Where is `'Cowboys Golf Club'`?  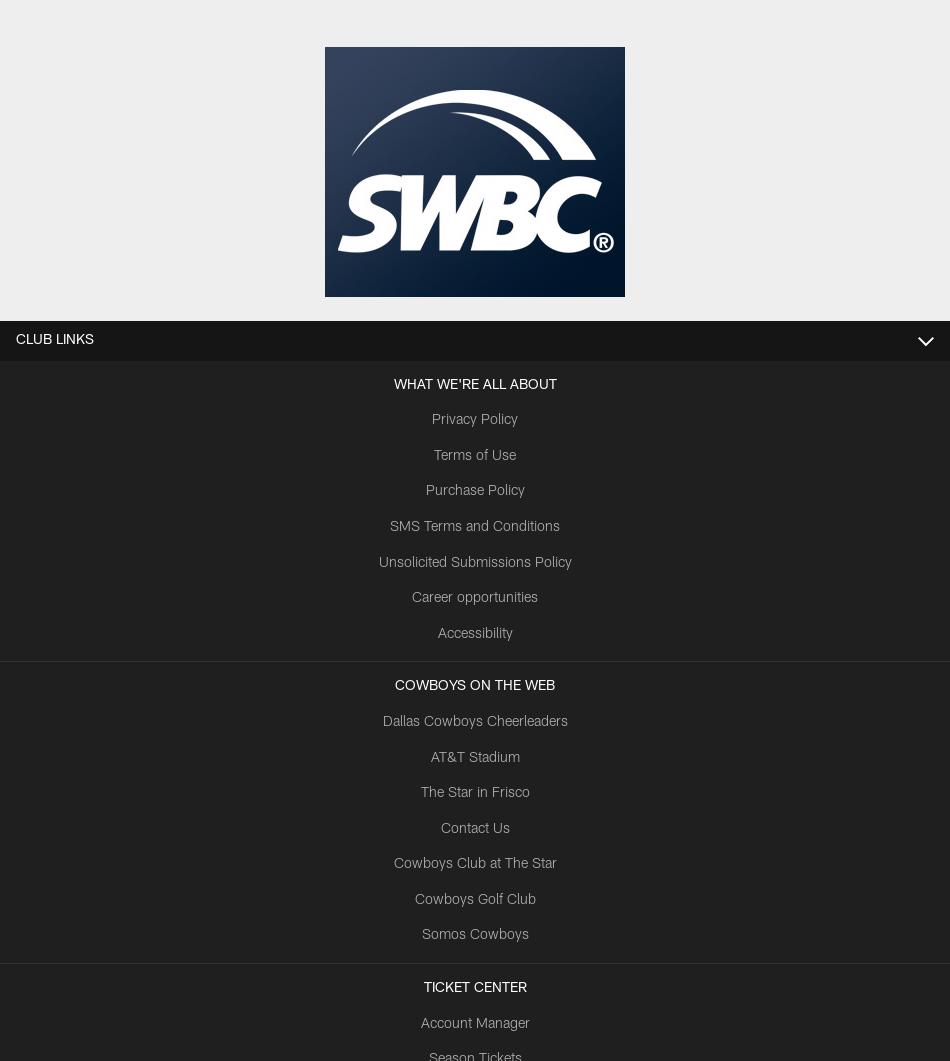
'Cowboys Golf Club' is located at coordinates (473, 899).